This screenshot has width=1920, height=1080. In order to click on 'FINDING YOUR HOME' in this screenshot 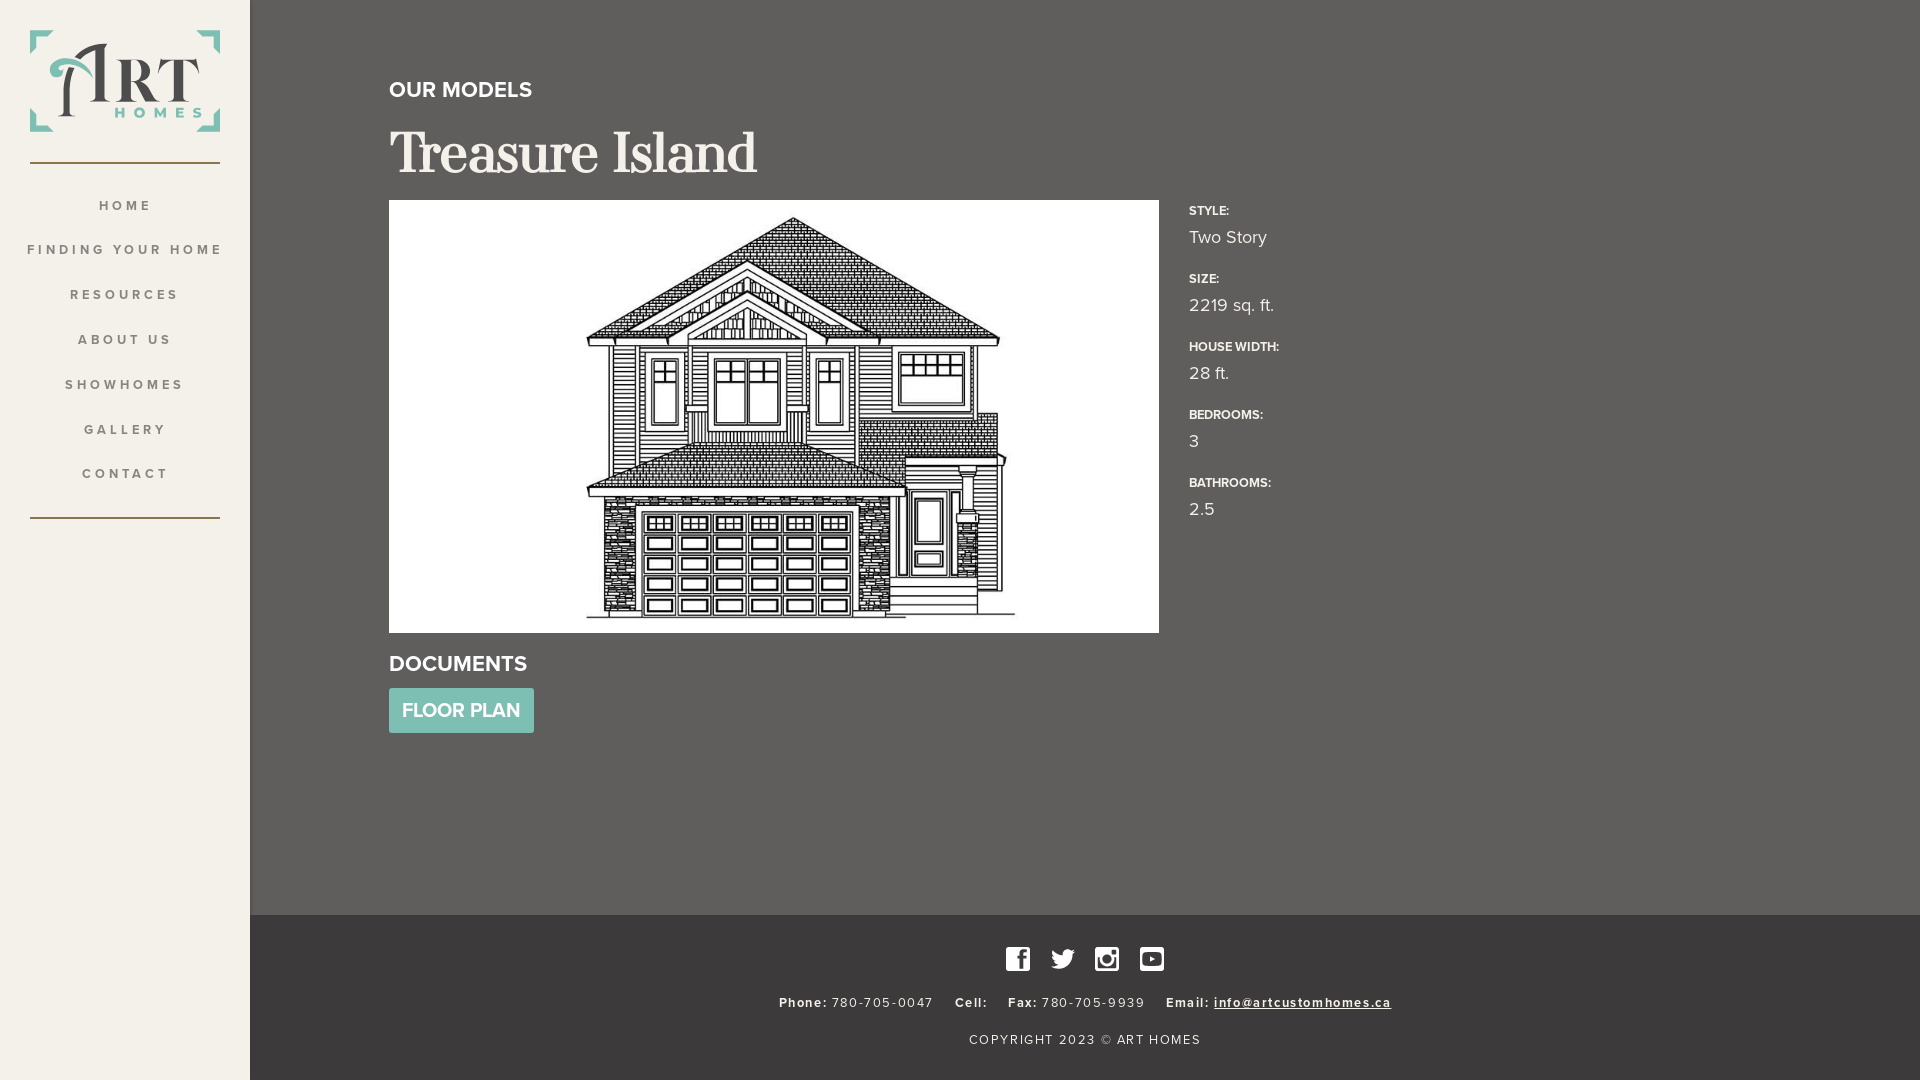, I will do `click(123, 249)`.